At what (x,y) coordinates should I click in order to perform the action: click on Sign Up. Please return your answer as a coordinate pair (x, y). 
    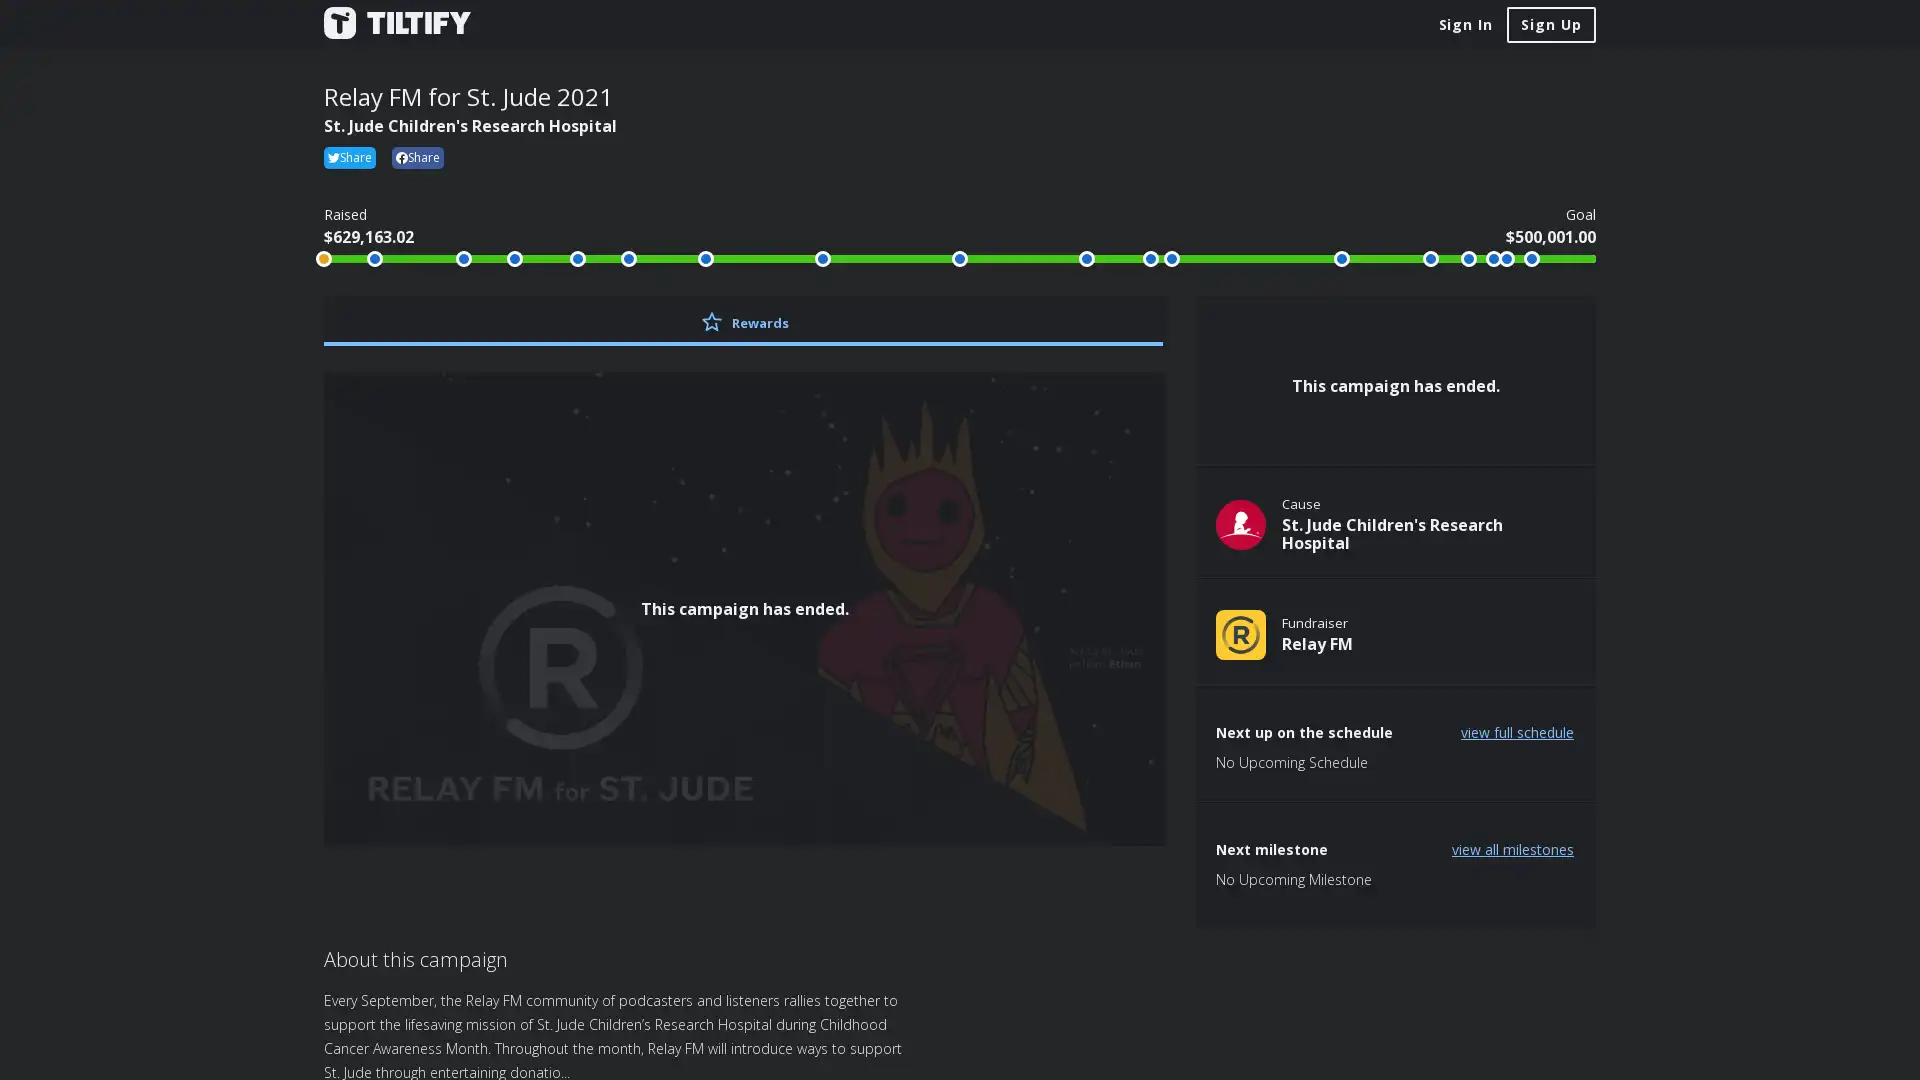
    Looking at the image, I should click on (1550, 24).